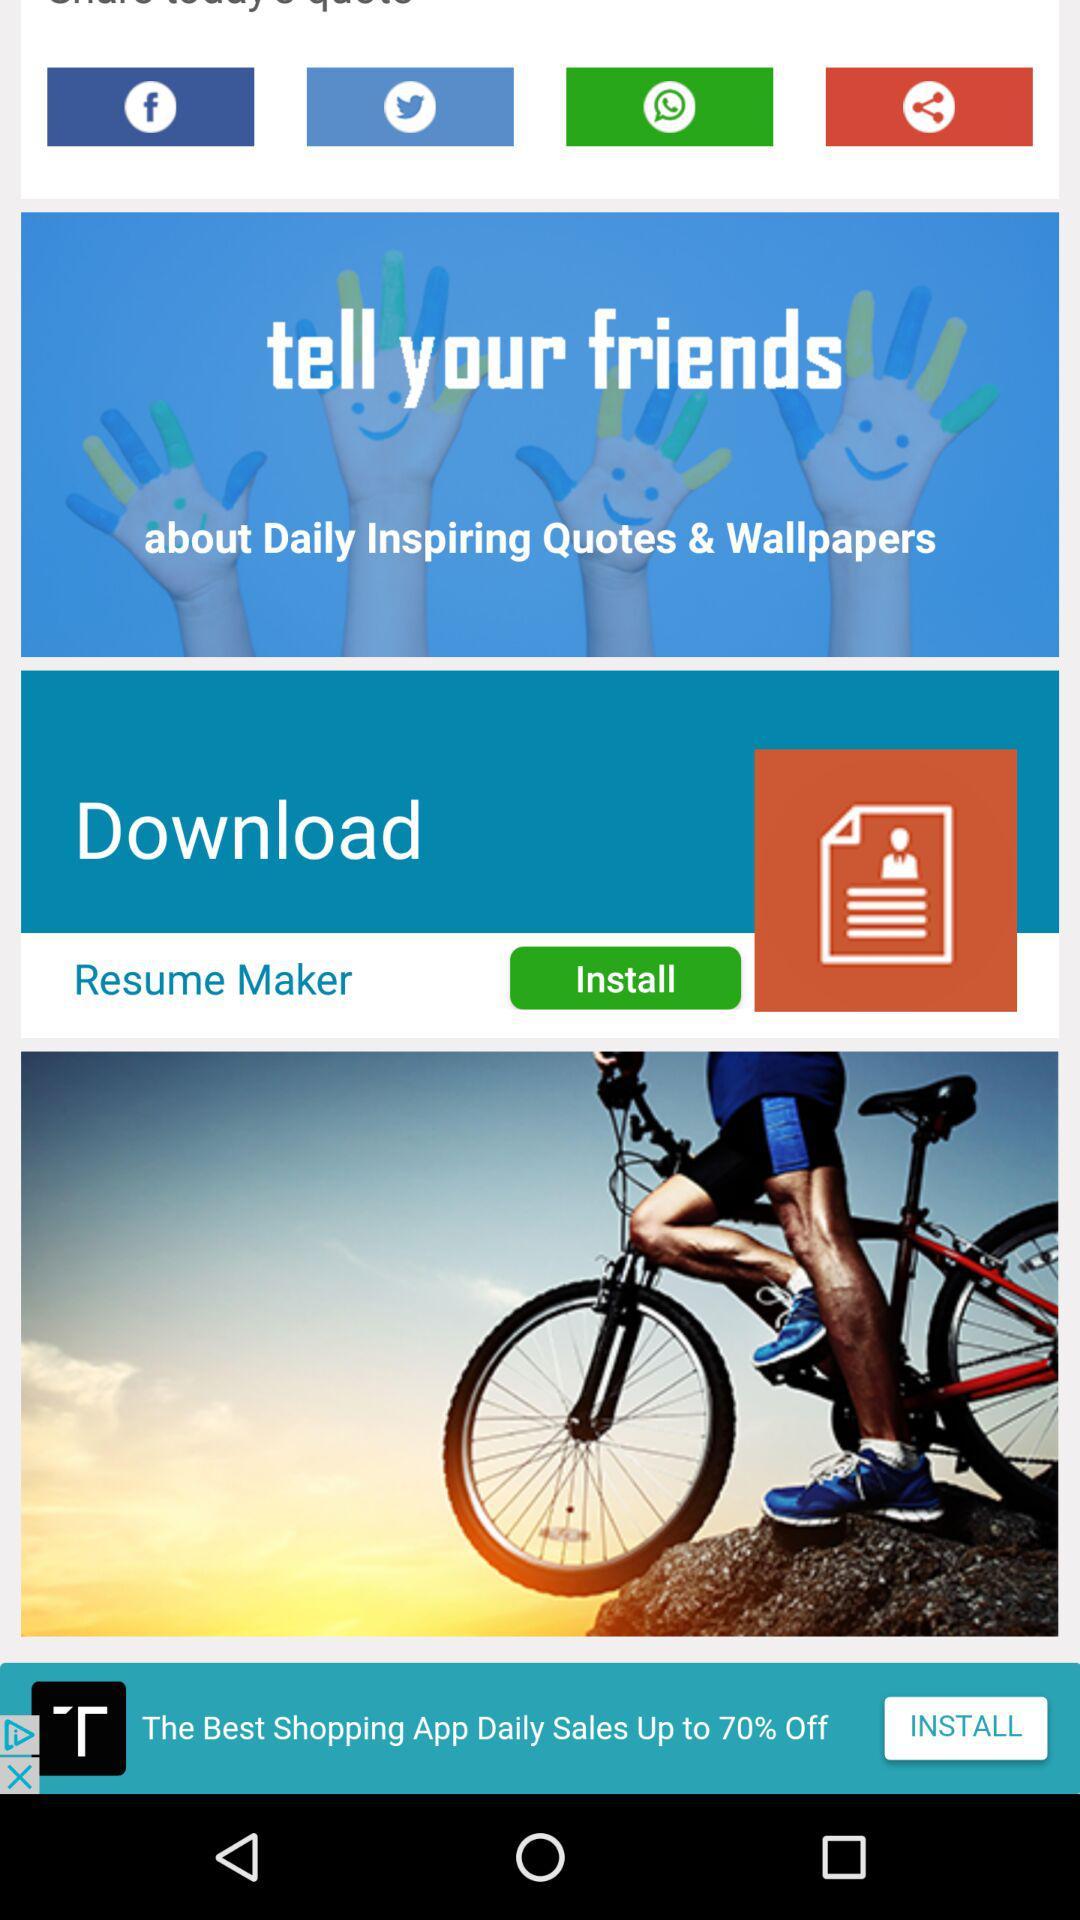  Describe the element at coordinates (540, 1727) in the screenshot. I see `advertisement banner` at that location.